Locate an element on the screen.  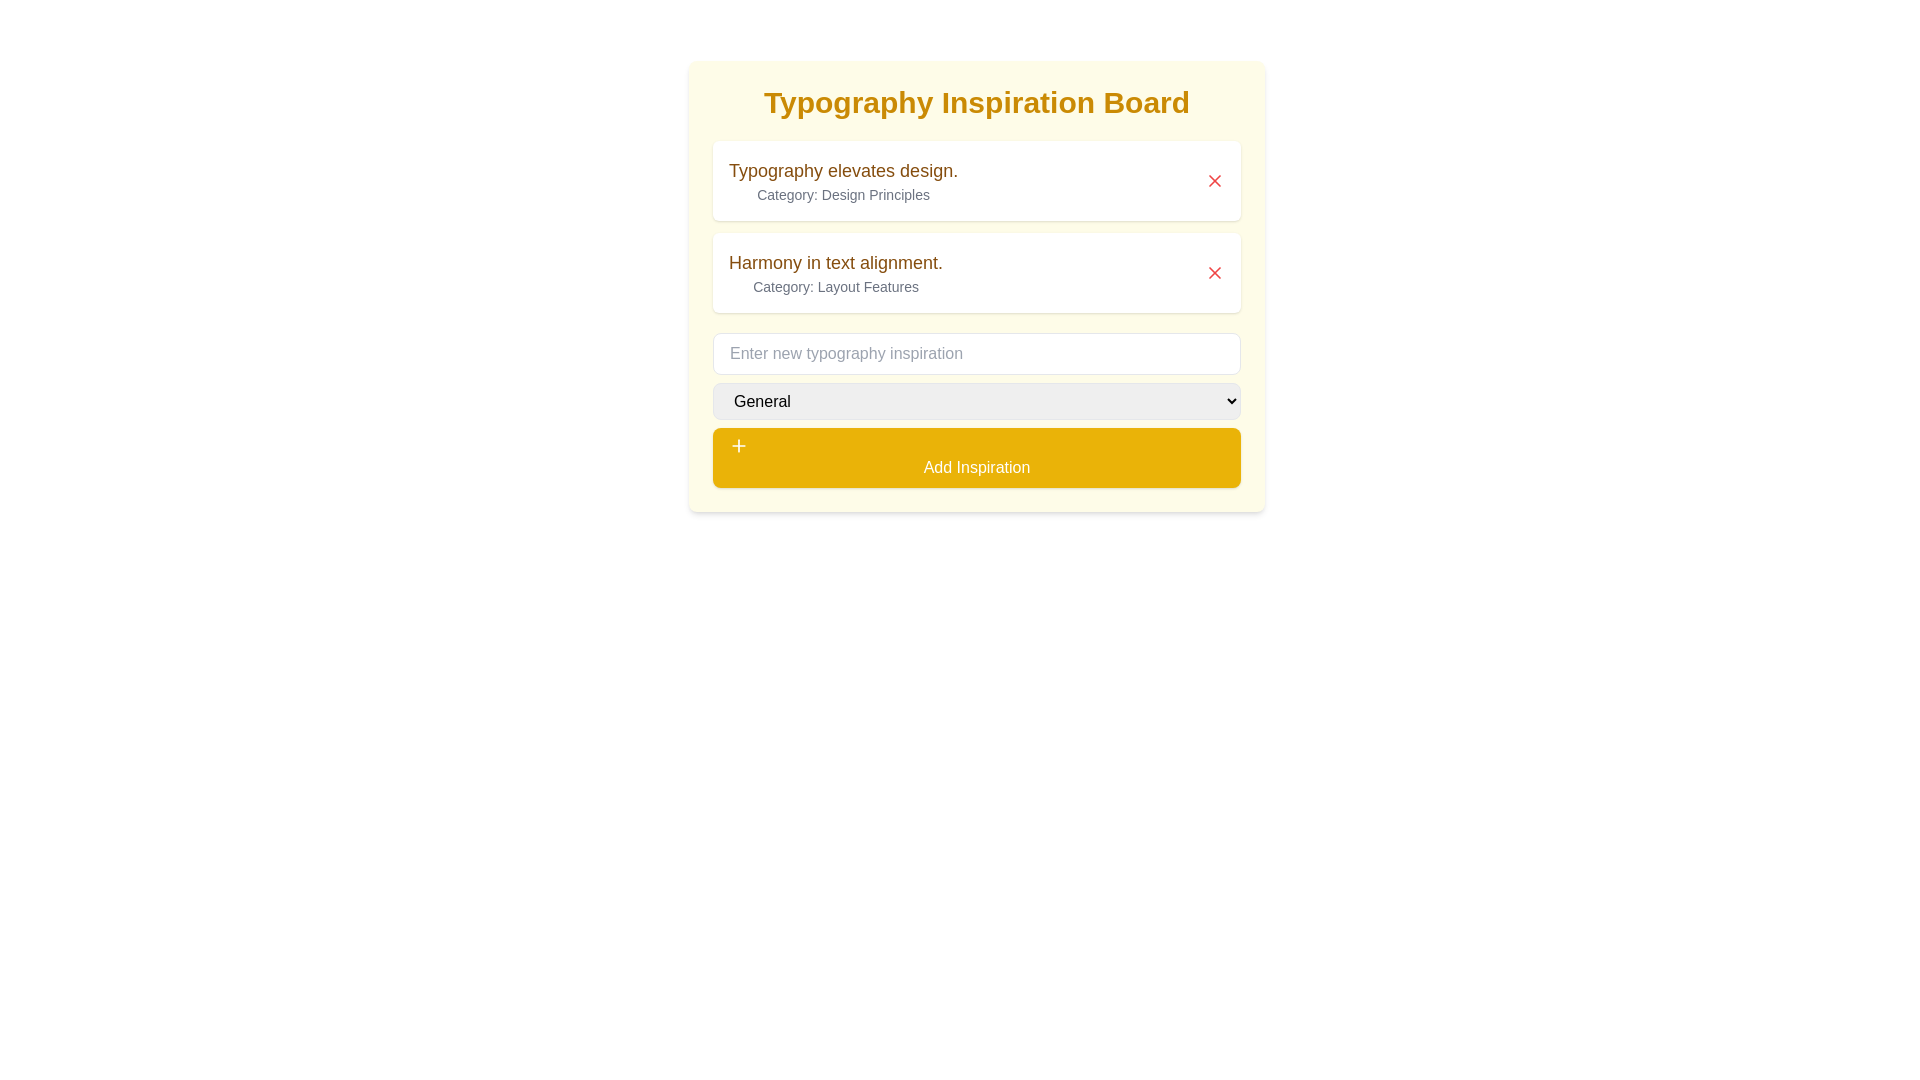
the 'Add Inspiration' button with a yellow background and white text, located at the bottom of the 'Typography Inspiration Board' panel is located at coordinates (977, 458).